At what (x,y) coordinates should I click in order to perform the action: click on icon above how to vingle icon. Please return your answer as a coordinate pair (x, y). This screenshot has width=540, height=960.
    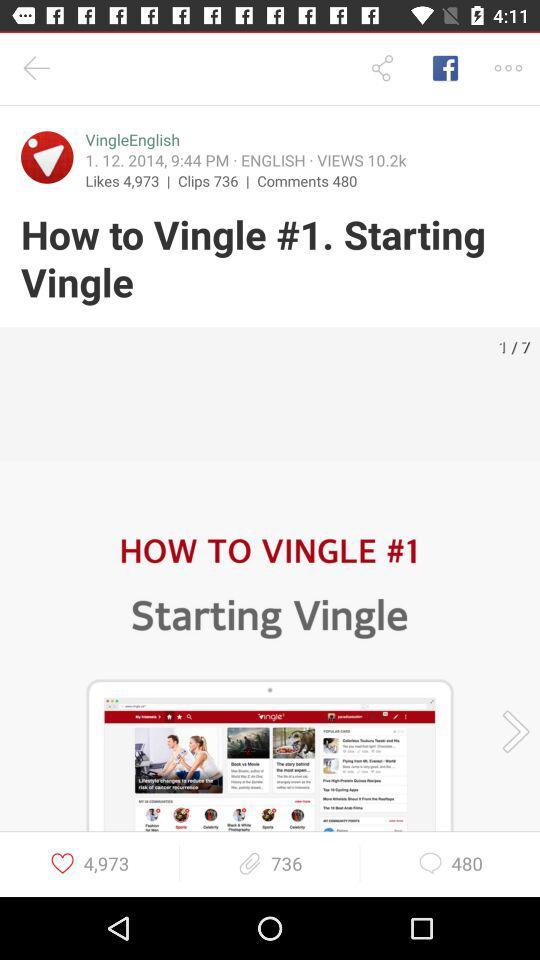
    Looking at the image, I should click on (216, 179).